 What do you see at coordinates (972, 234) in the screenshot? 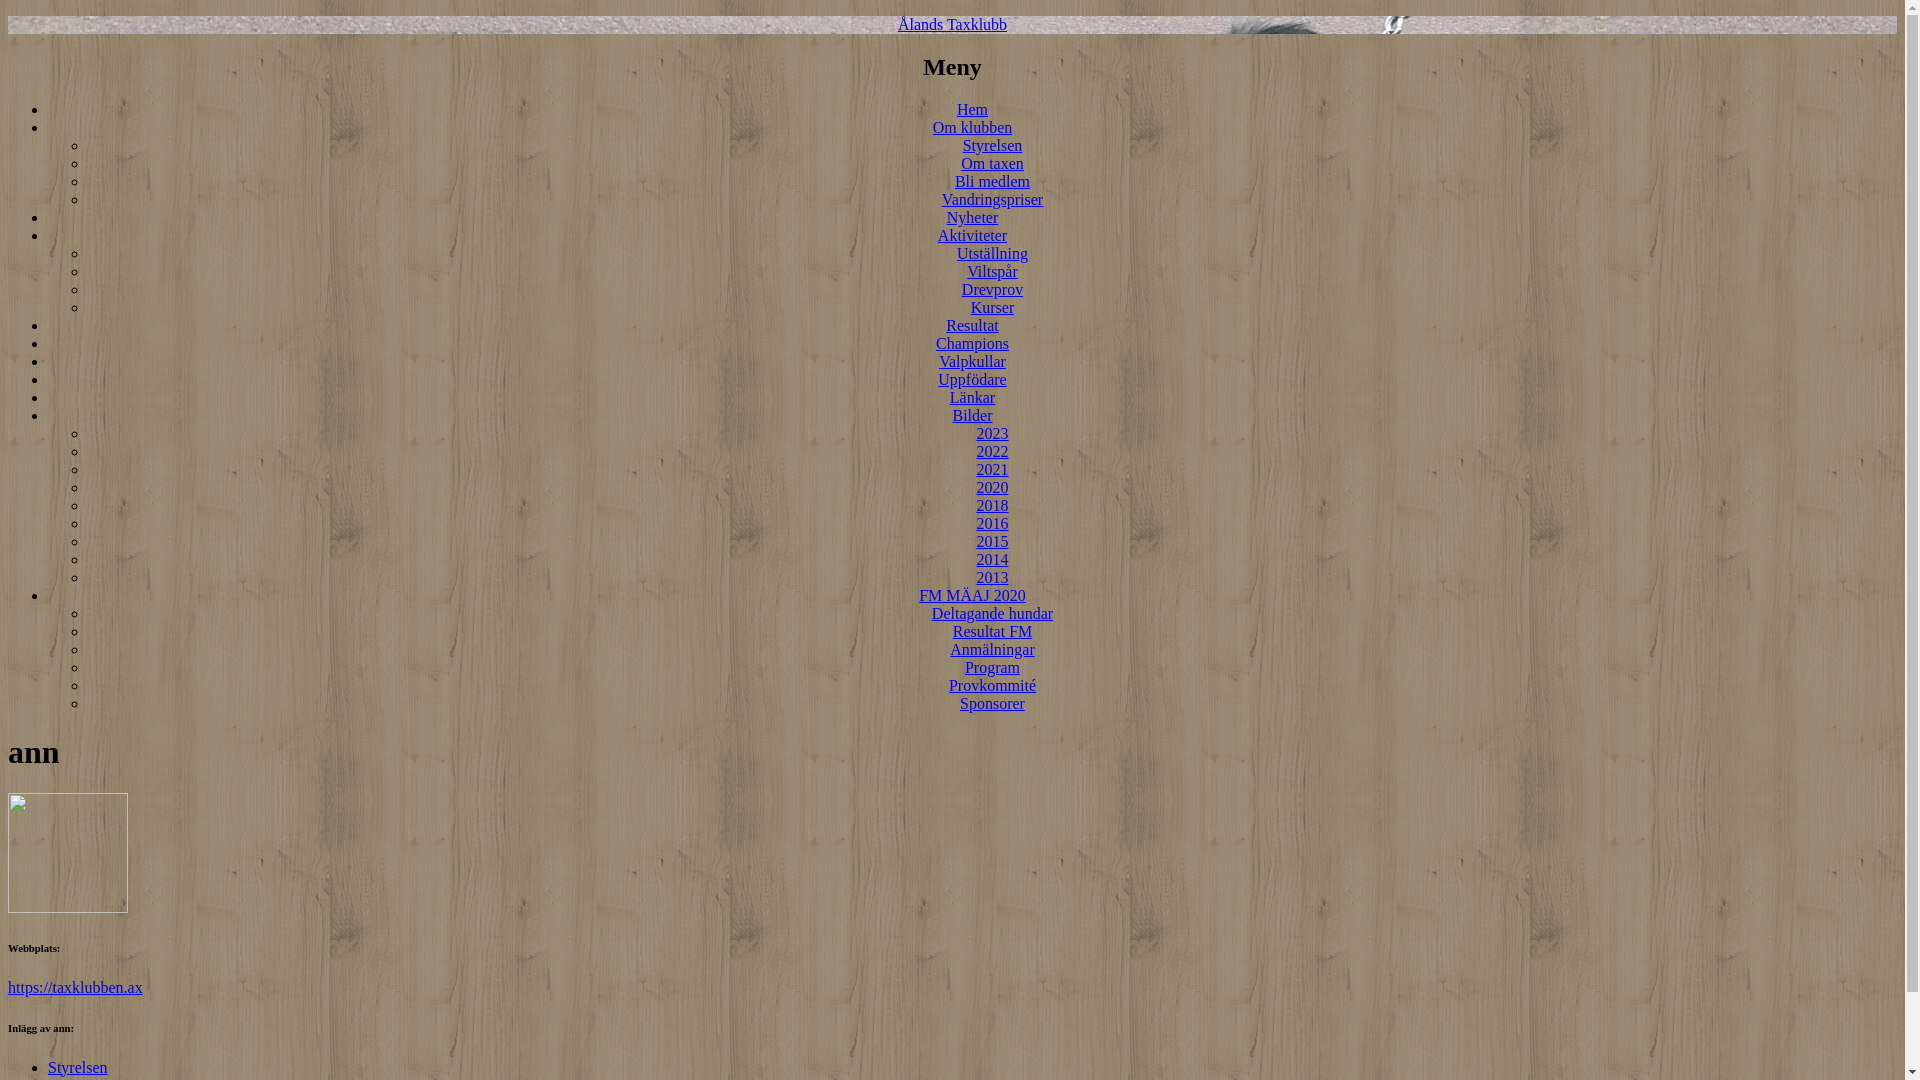
I see `'Aktiviteter'` at bounding box center [972, 234].